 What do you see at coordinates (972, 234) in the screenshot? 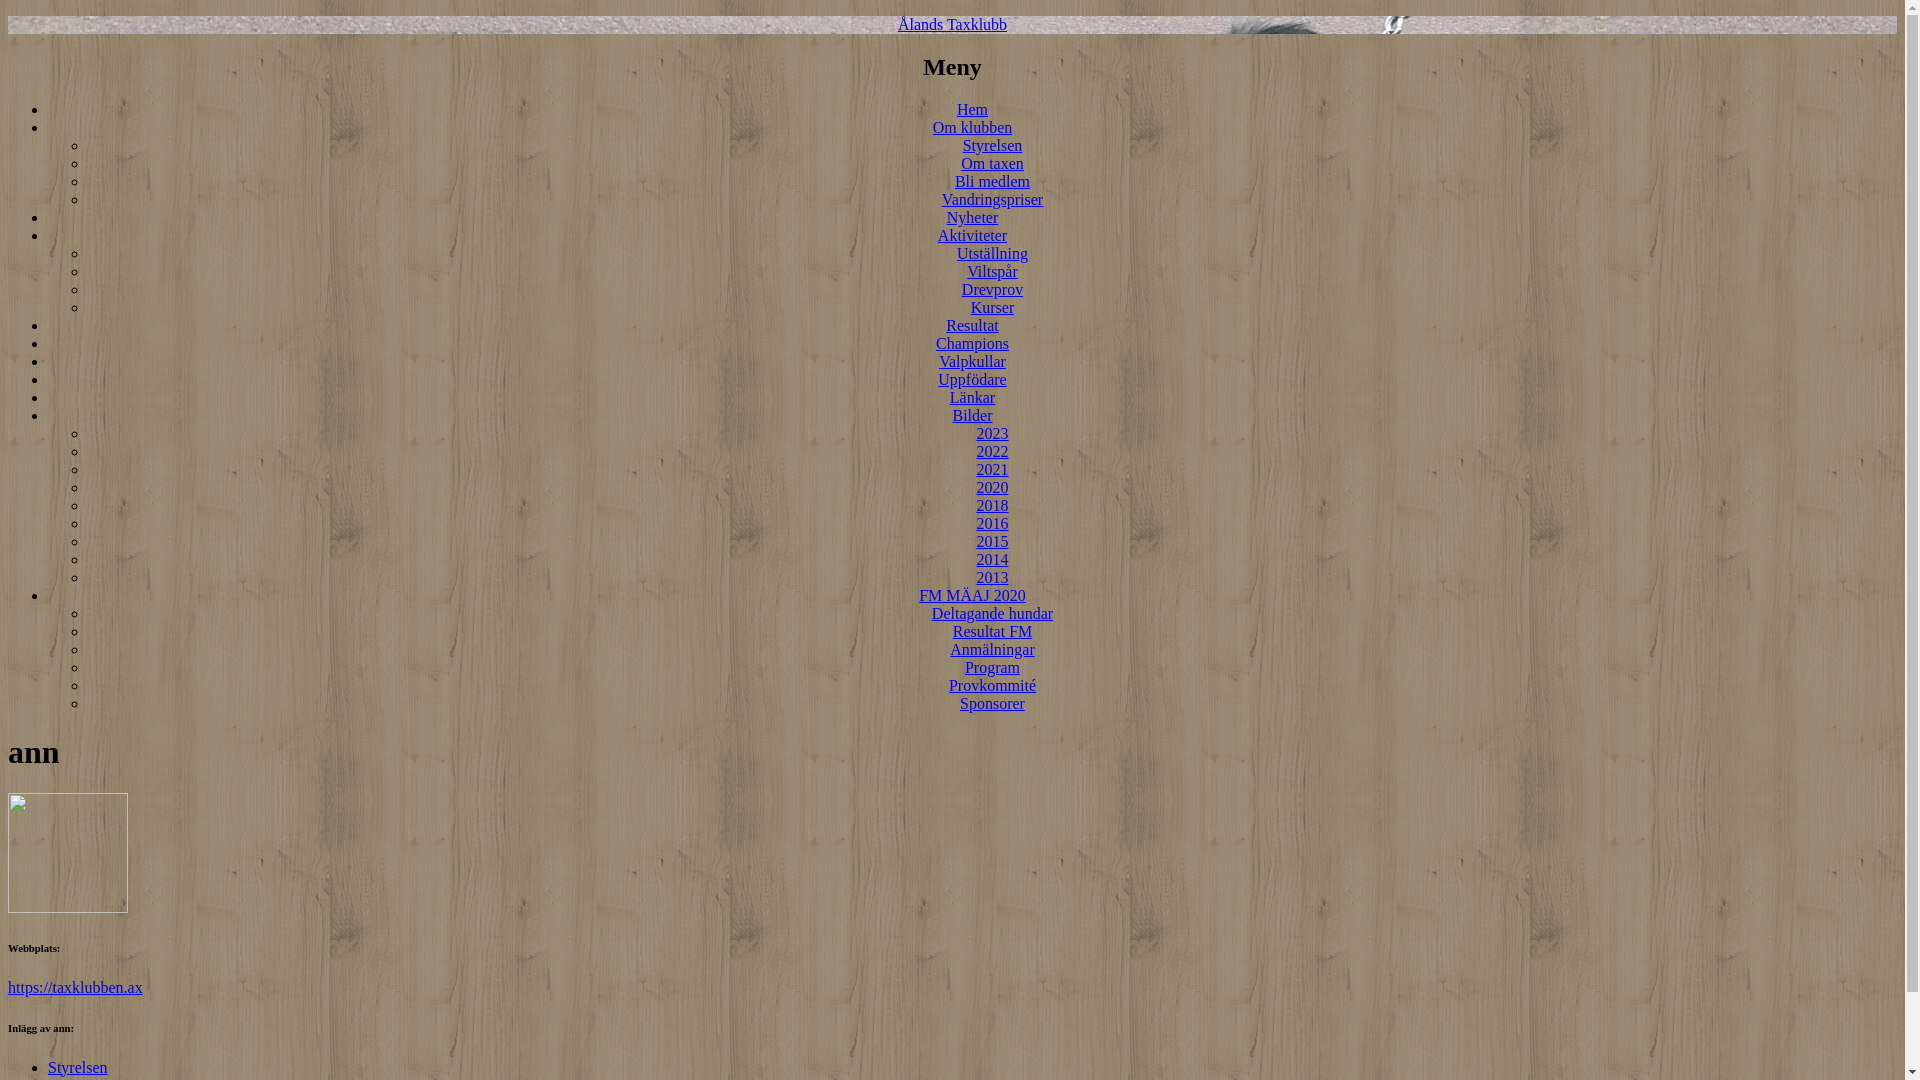
I see `'Aktiviteter'` at bounding box center [972, 234].